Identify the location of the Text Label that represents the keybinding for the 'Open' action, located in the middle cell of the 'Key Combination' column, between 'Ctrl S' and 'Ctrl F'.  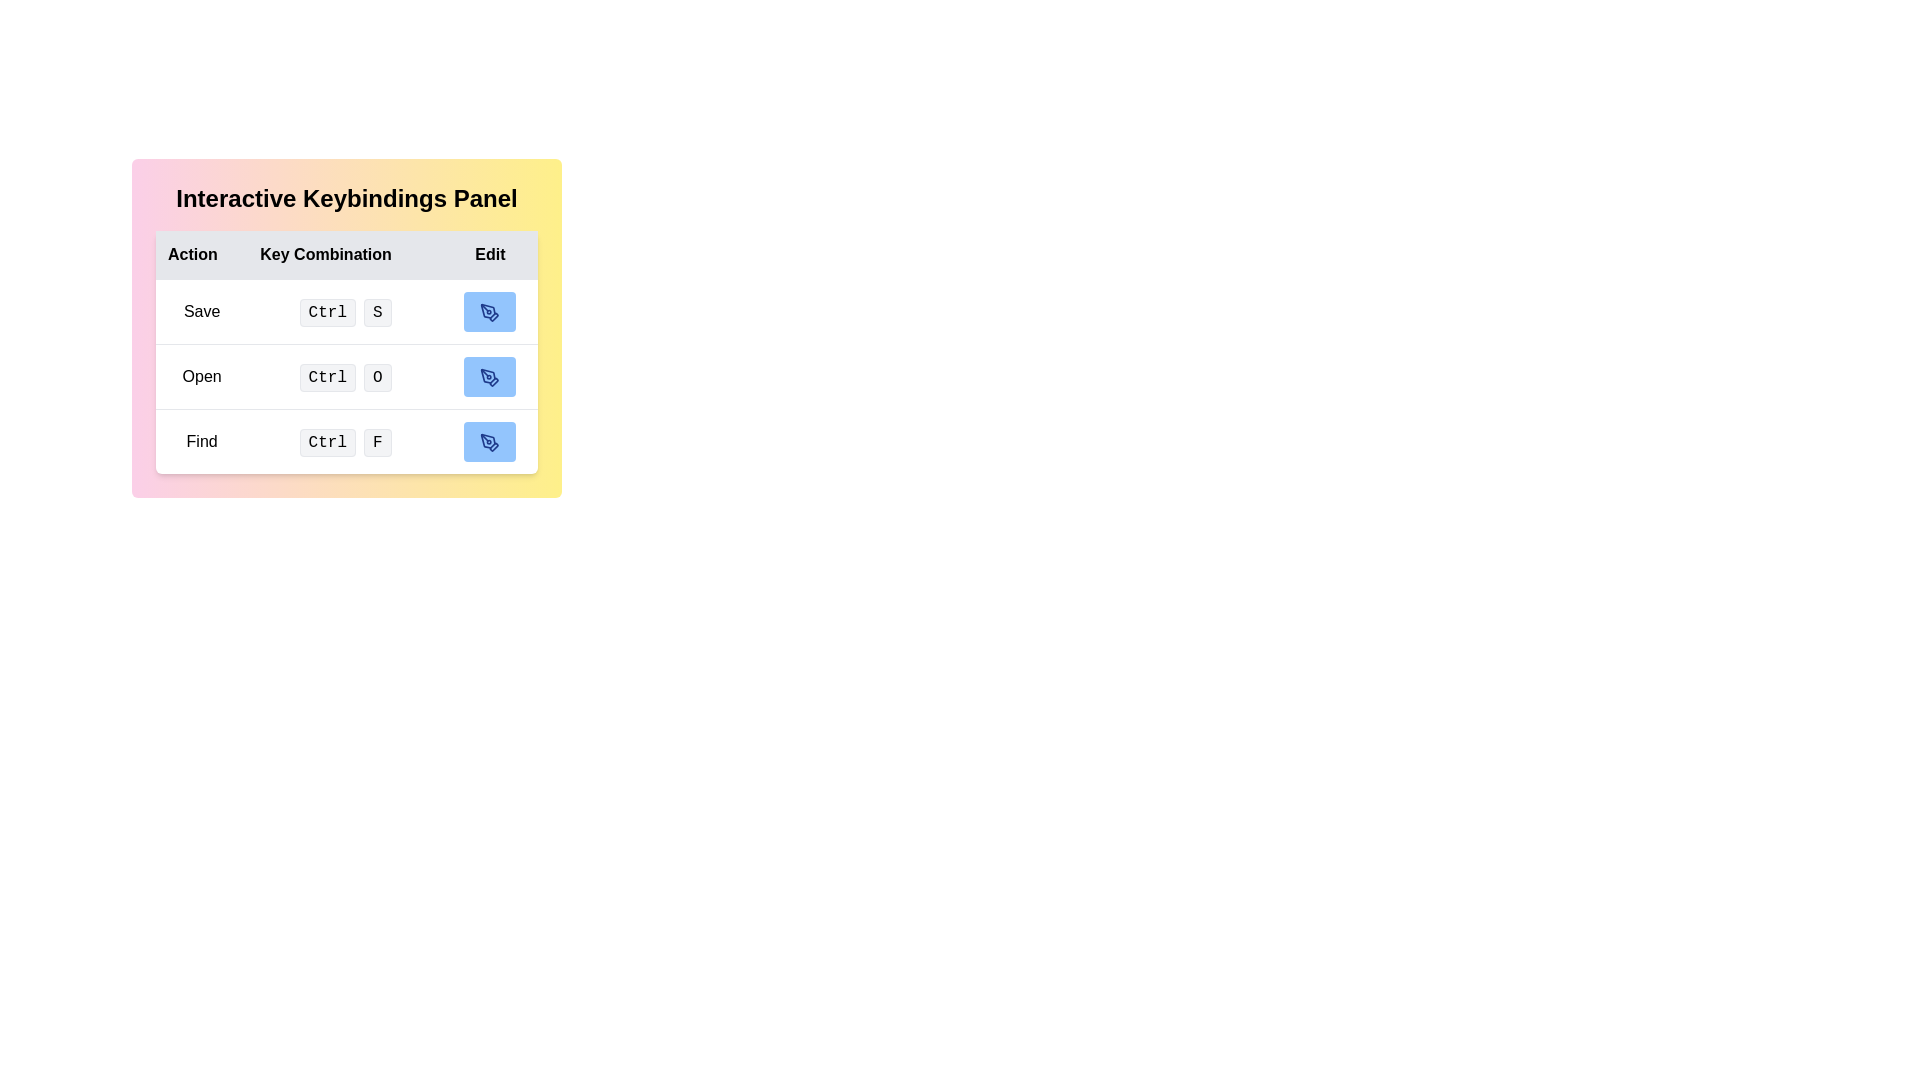
(327, 377).